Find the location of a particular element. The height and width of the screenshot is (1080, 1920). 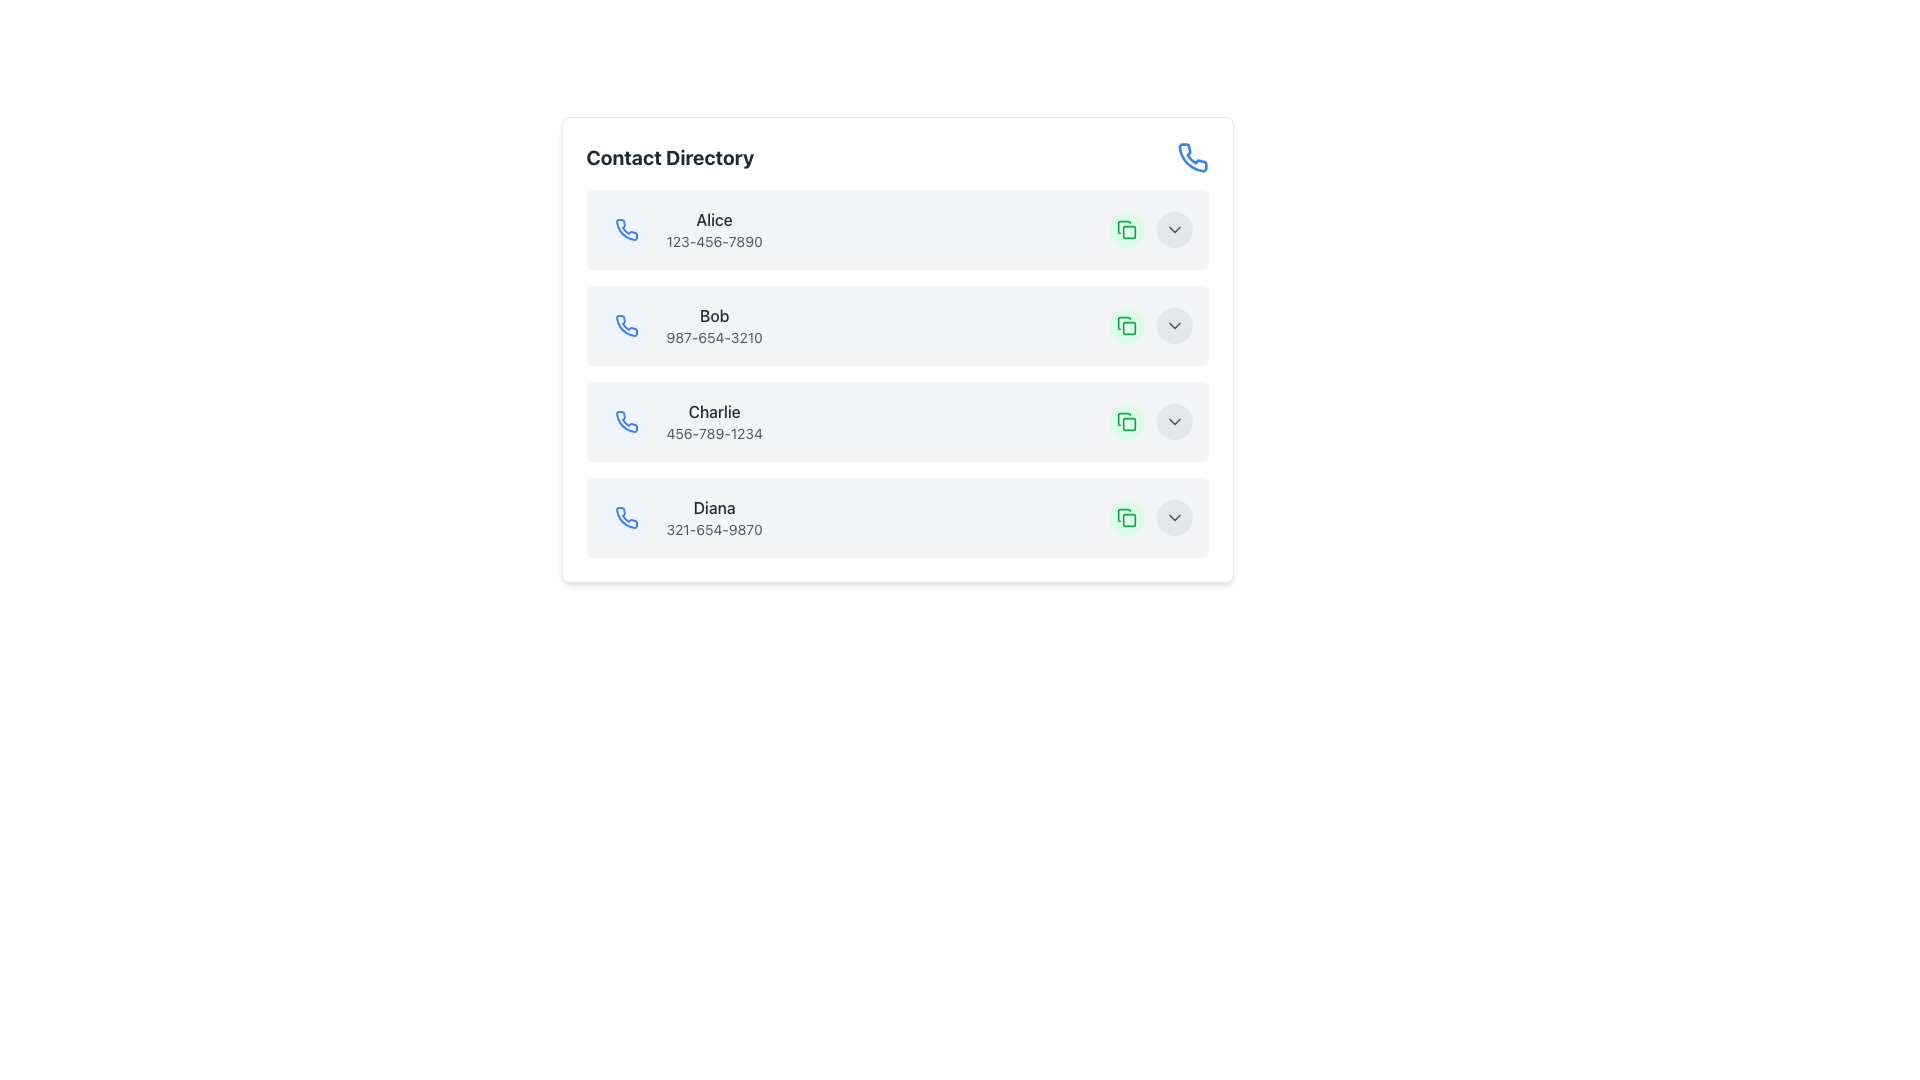

the read-only text label displaying the contact number for user 'Alice', located underneath her name in the first contact entry is located at coordinates (714, 241).